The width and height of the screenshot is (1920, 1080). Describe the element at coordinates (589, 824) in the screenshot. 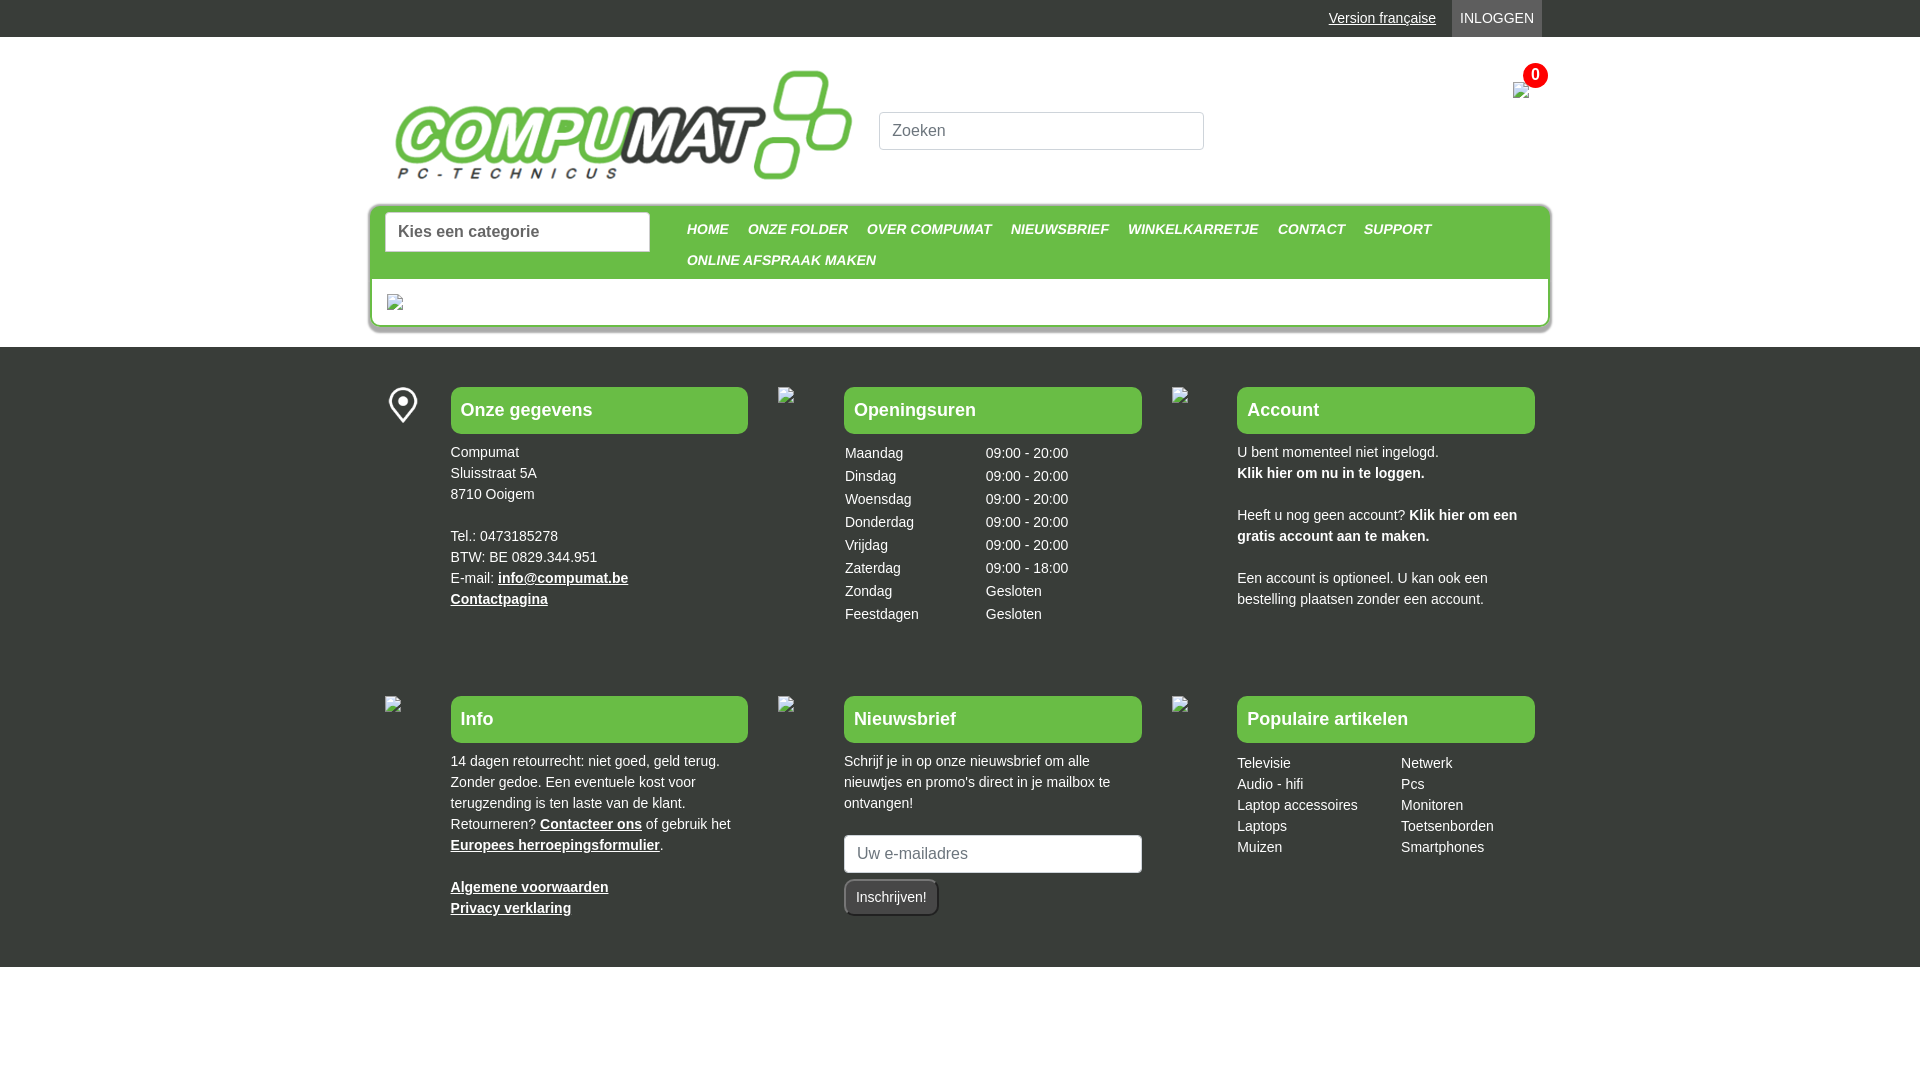

I see `'Contacteer ons'` at that location.